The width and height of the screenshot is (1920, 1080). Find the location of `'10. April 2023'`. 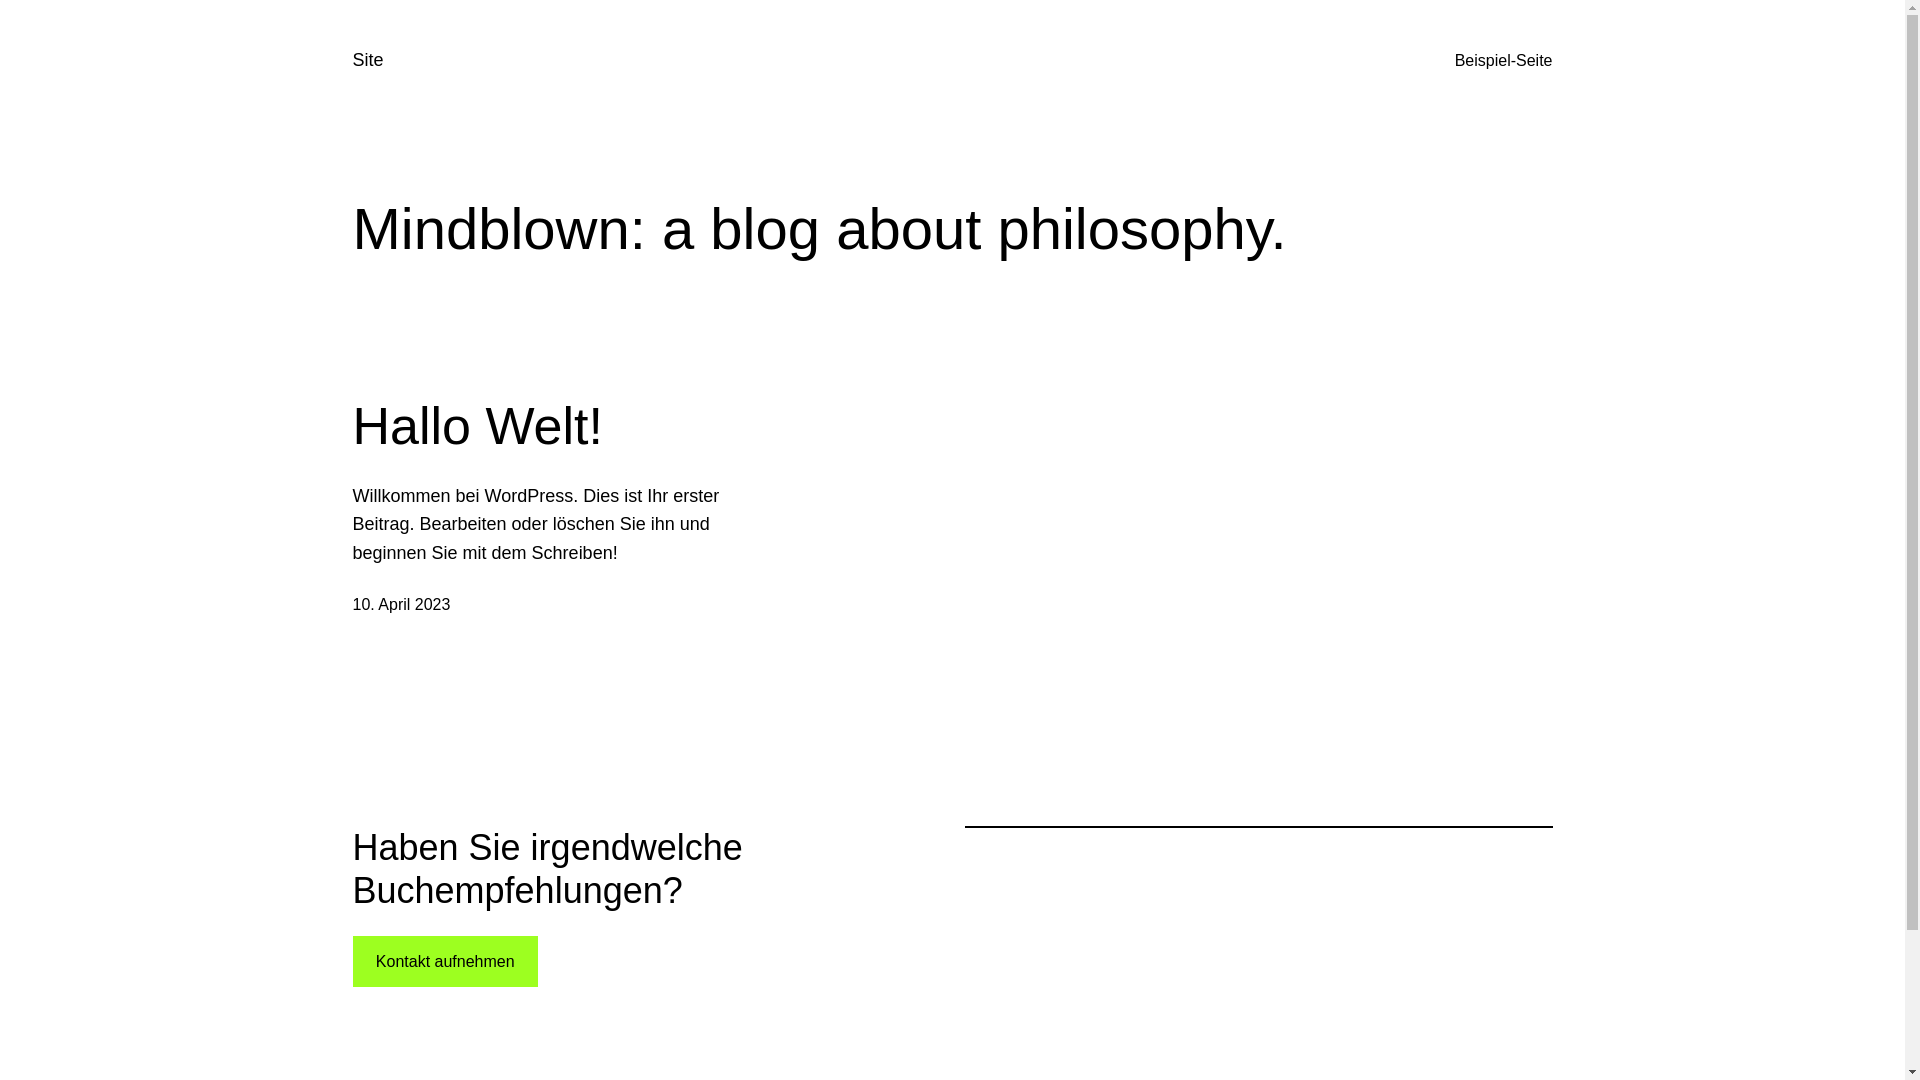

'10. April 2023' is located at coordinates (351, 603).